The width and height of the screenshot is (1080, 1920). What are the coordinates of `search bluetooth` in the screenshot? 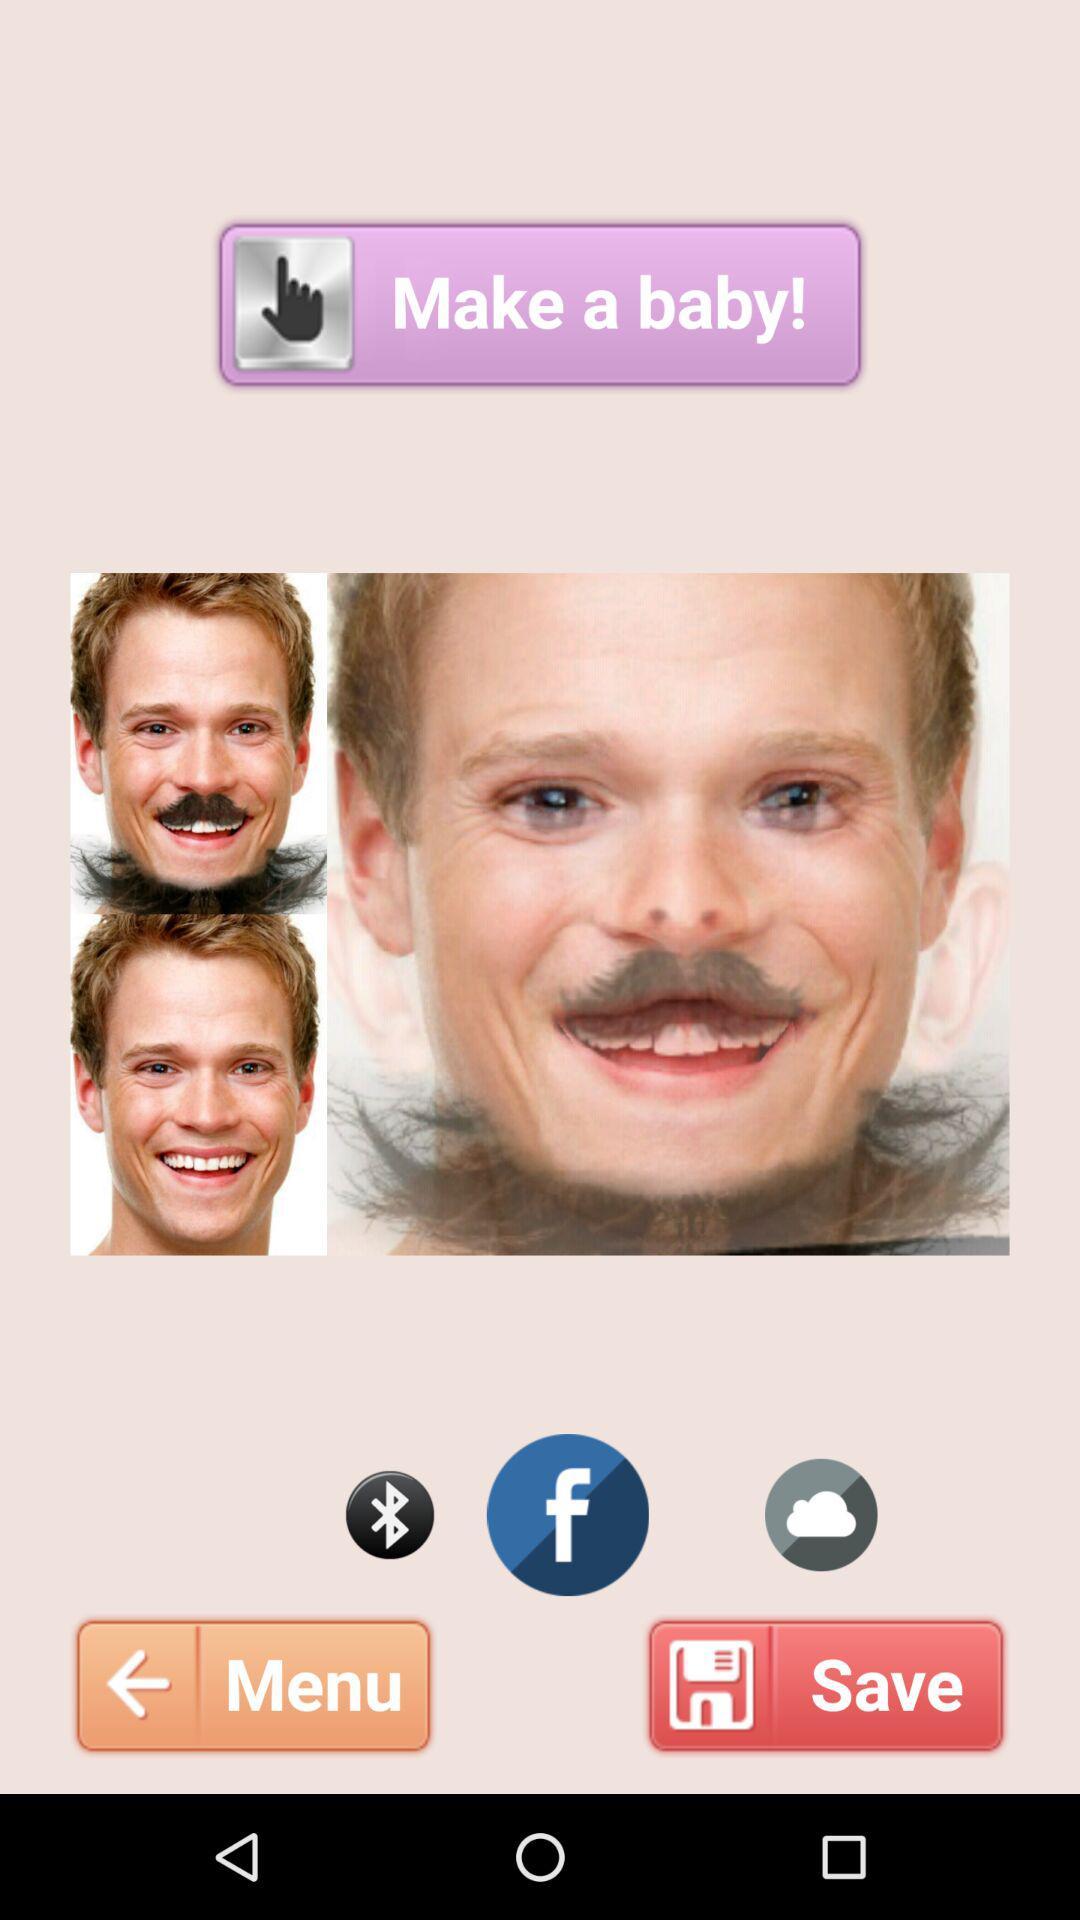 It's located at (389, 1515).